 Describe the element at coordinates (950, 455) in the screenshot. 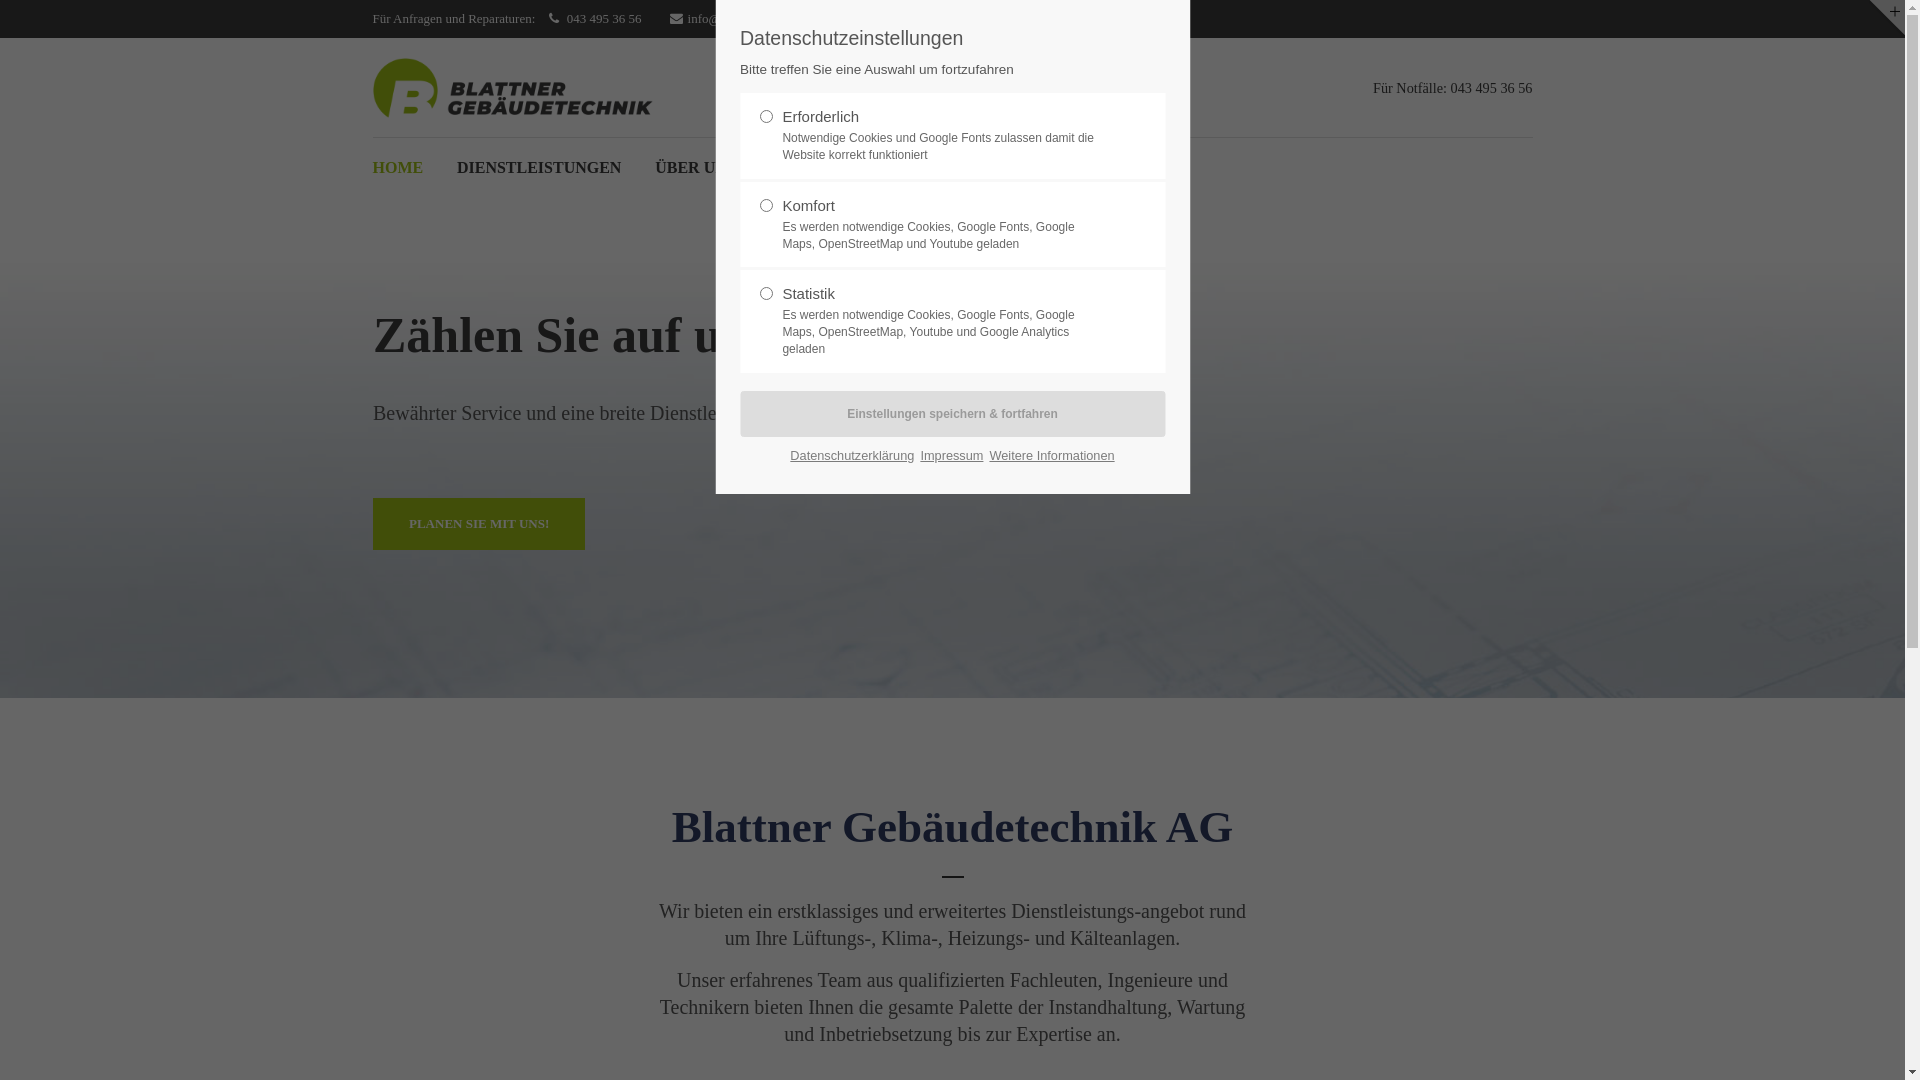

I see `'Impressum'` at that location.